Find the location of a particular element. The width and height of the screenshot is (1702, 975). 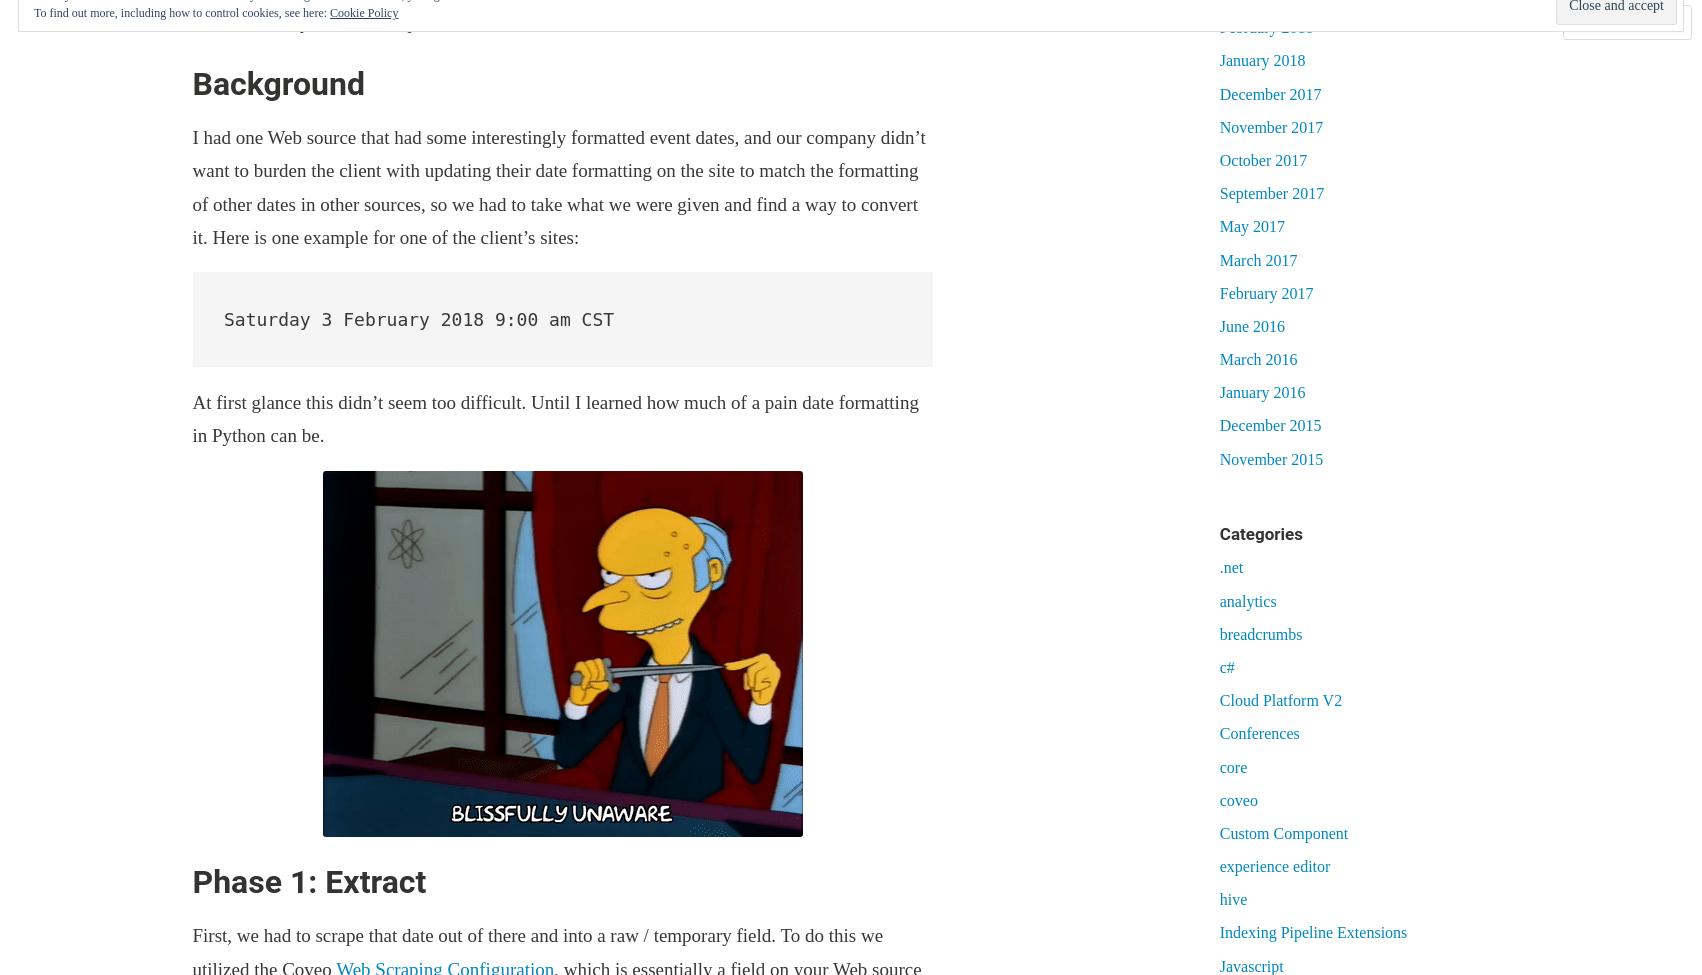

'November 2015' is located at coordinates (1271, 458).